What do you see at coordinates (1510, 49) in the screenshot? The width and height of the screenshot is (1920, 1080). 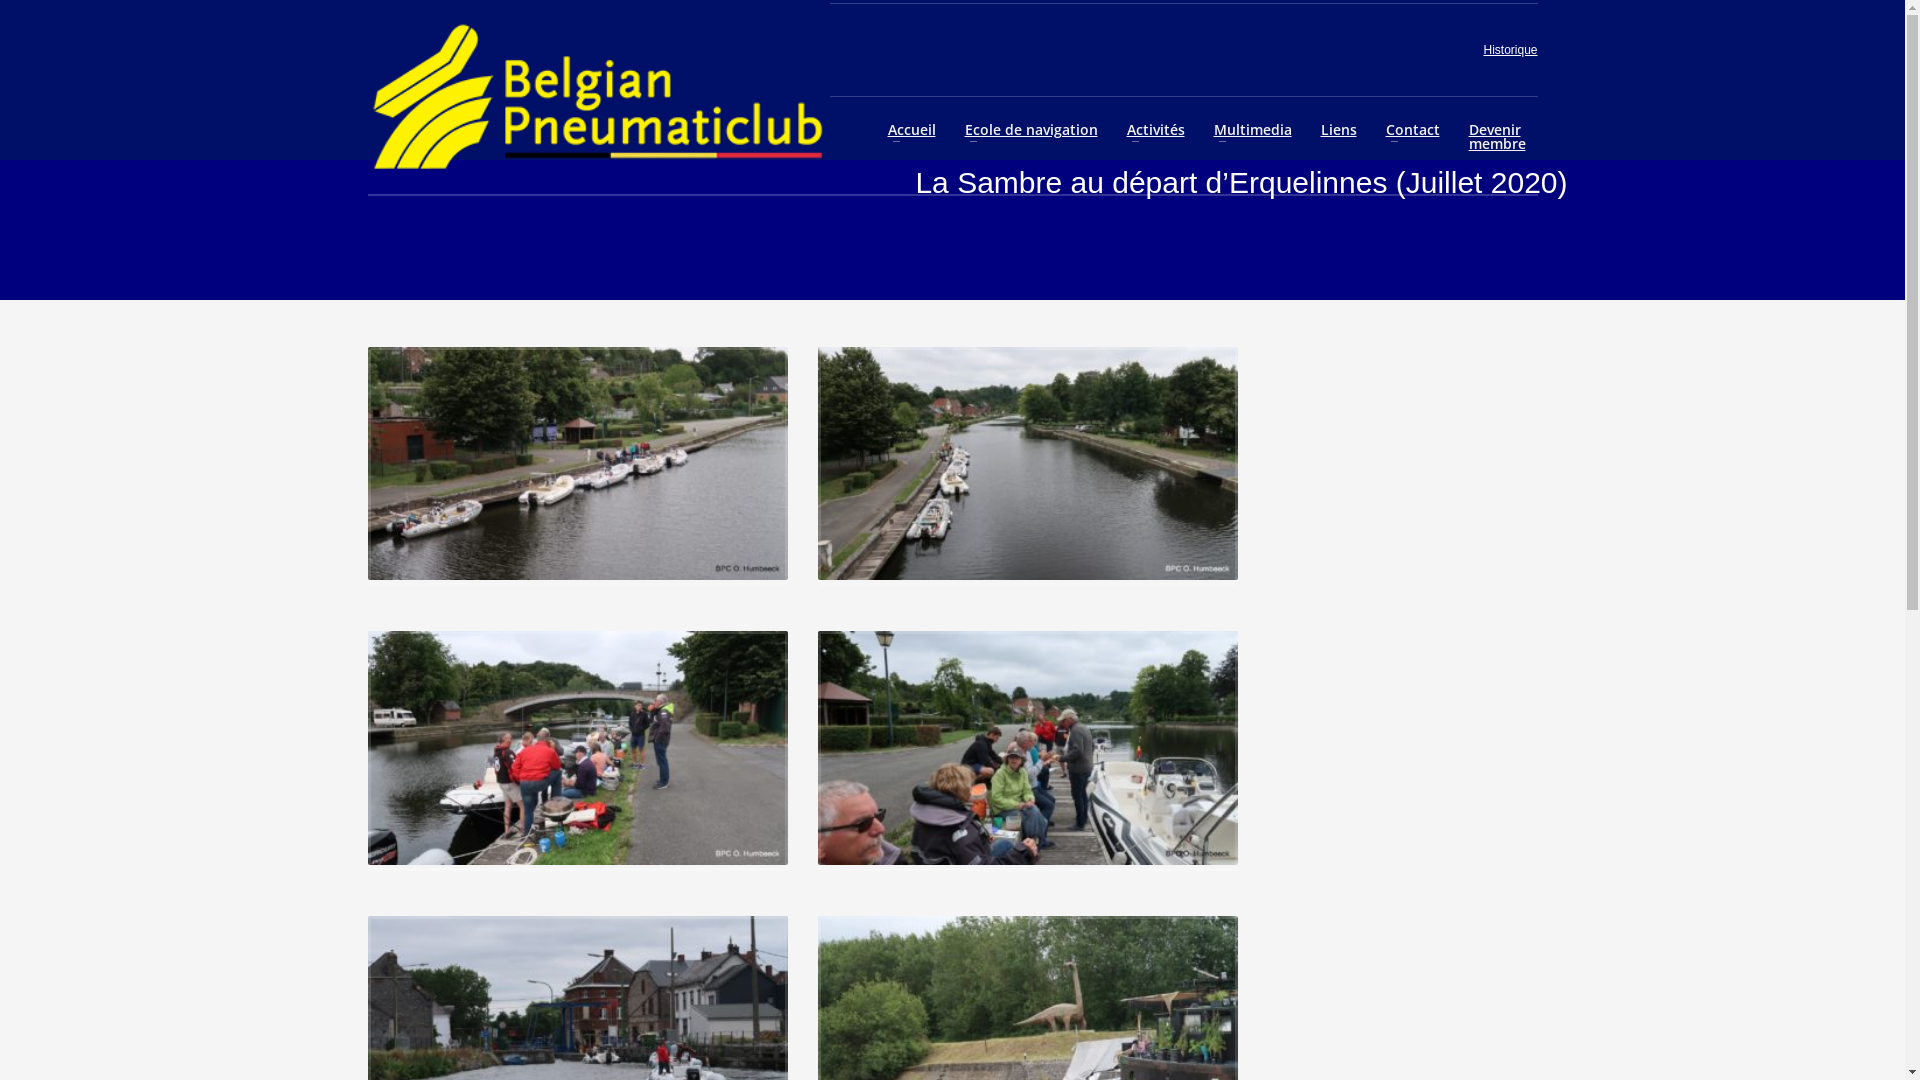 I see `'Historique'` at bounding box center [1510, 49].